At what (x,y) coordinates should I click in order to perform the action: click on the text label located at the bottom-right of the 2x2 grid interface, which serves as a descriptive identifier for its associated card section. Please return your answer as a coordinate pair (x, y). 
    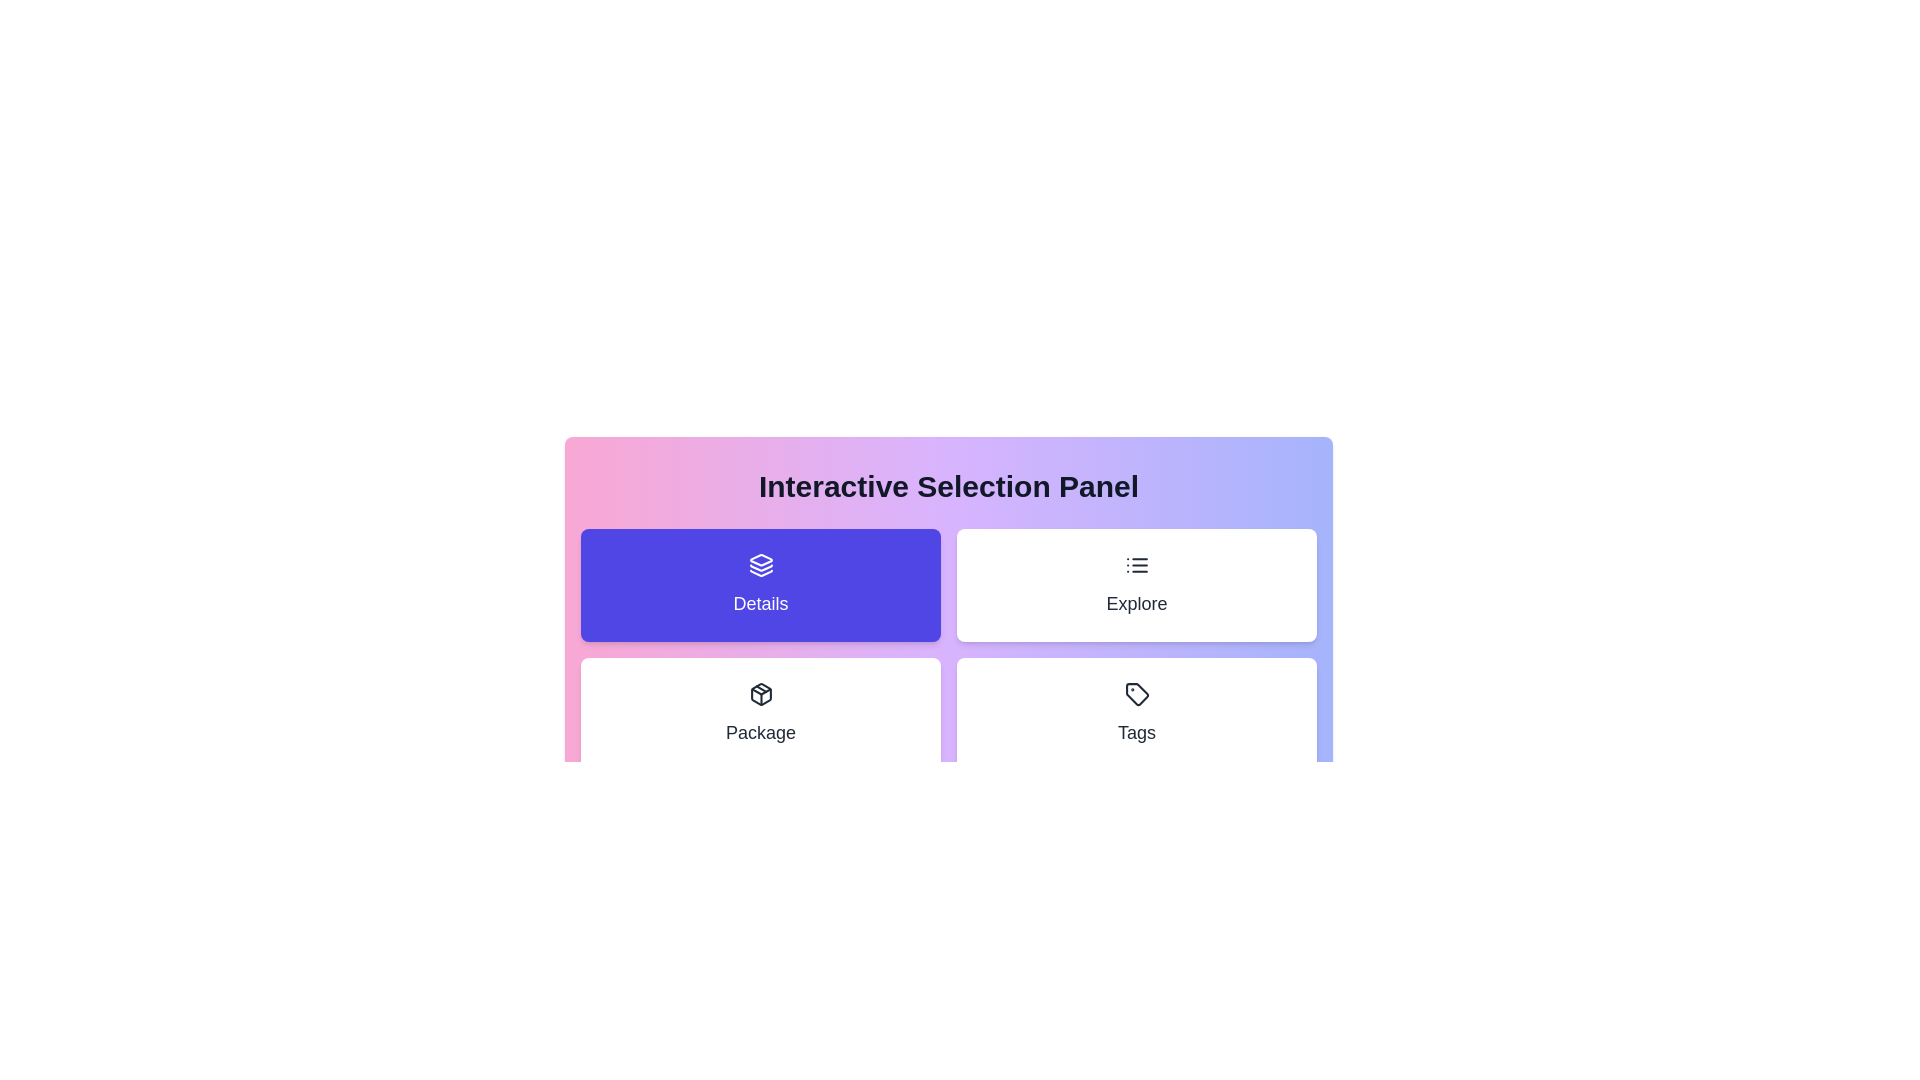
    Looking at the image, I should click on (1137, 732).